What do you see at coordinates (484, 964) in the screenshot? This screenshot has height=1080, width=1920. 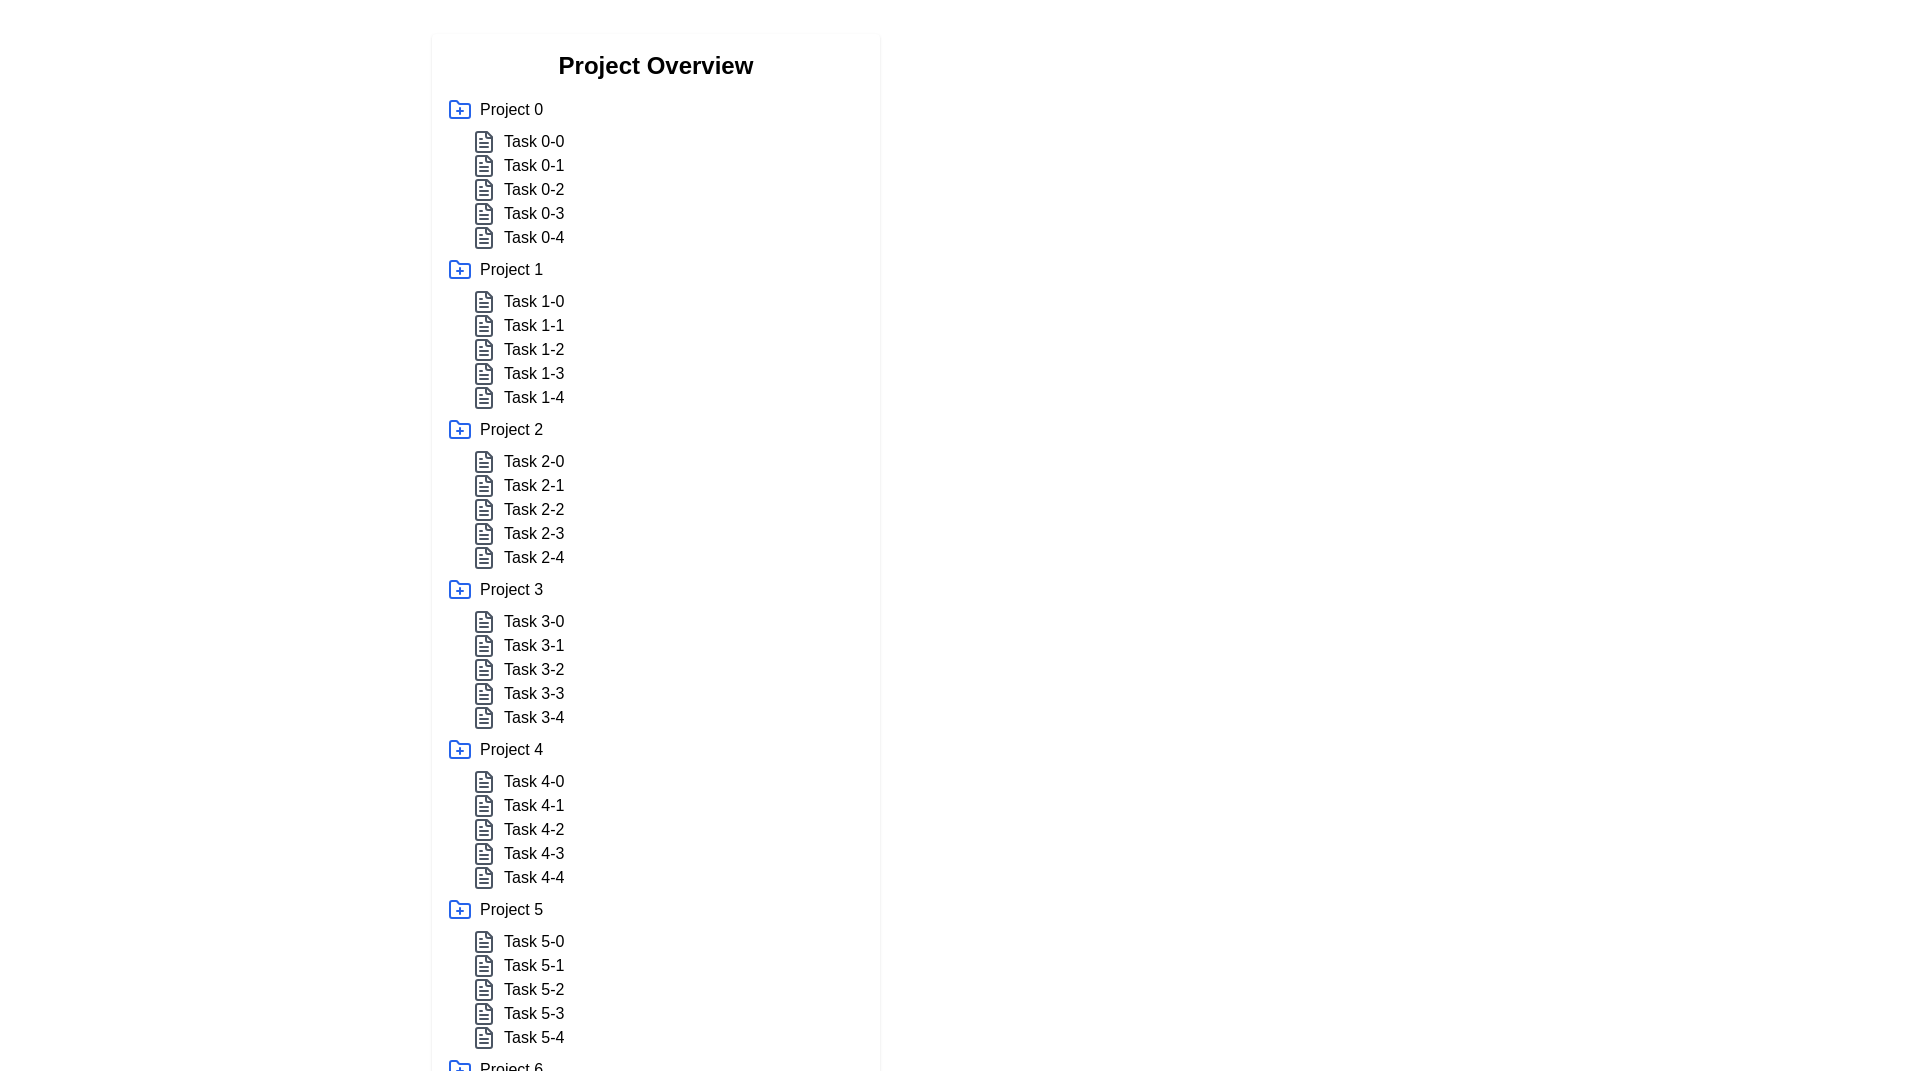 I see `the document icon representing 'Task 5-1' under 'Project 5' in the task list by clicking on it` at bounding box center [484, 964].